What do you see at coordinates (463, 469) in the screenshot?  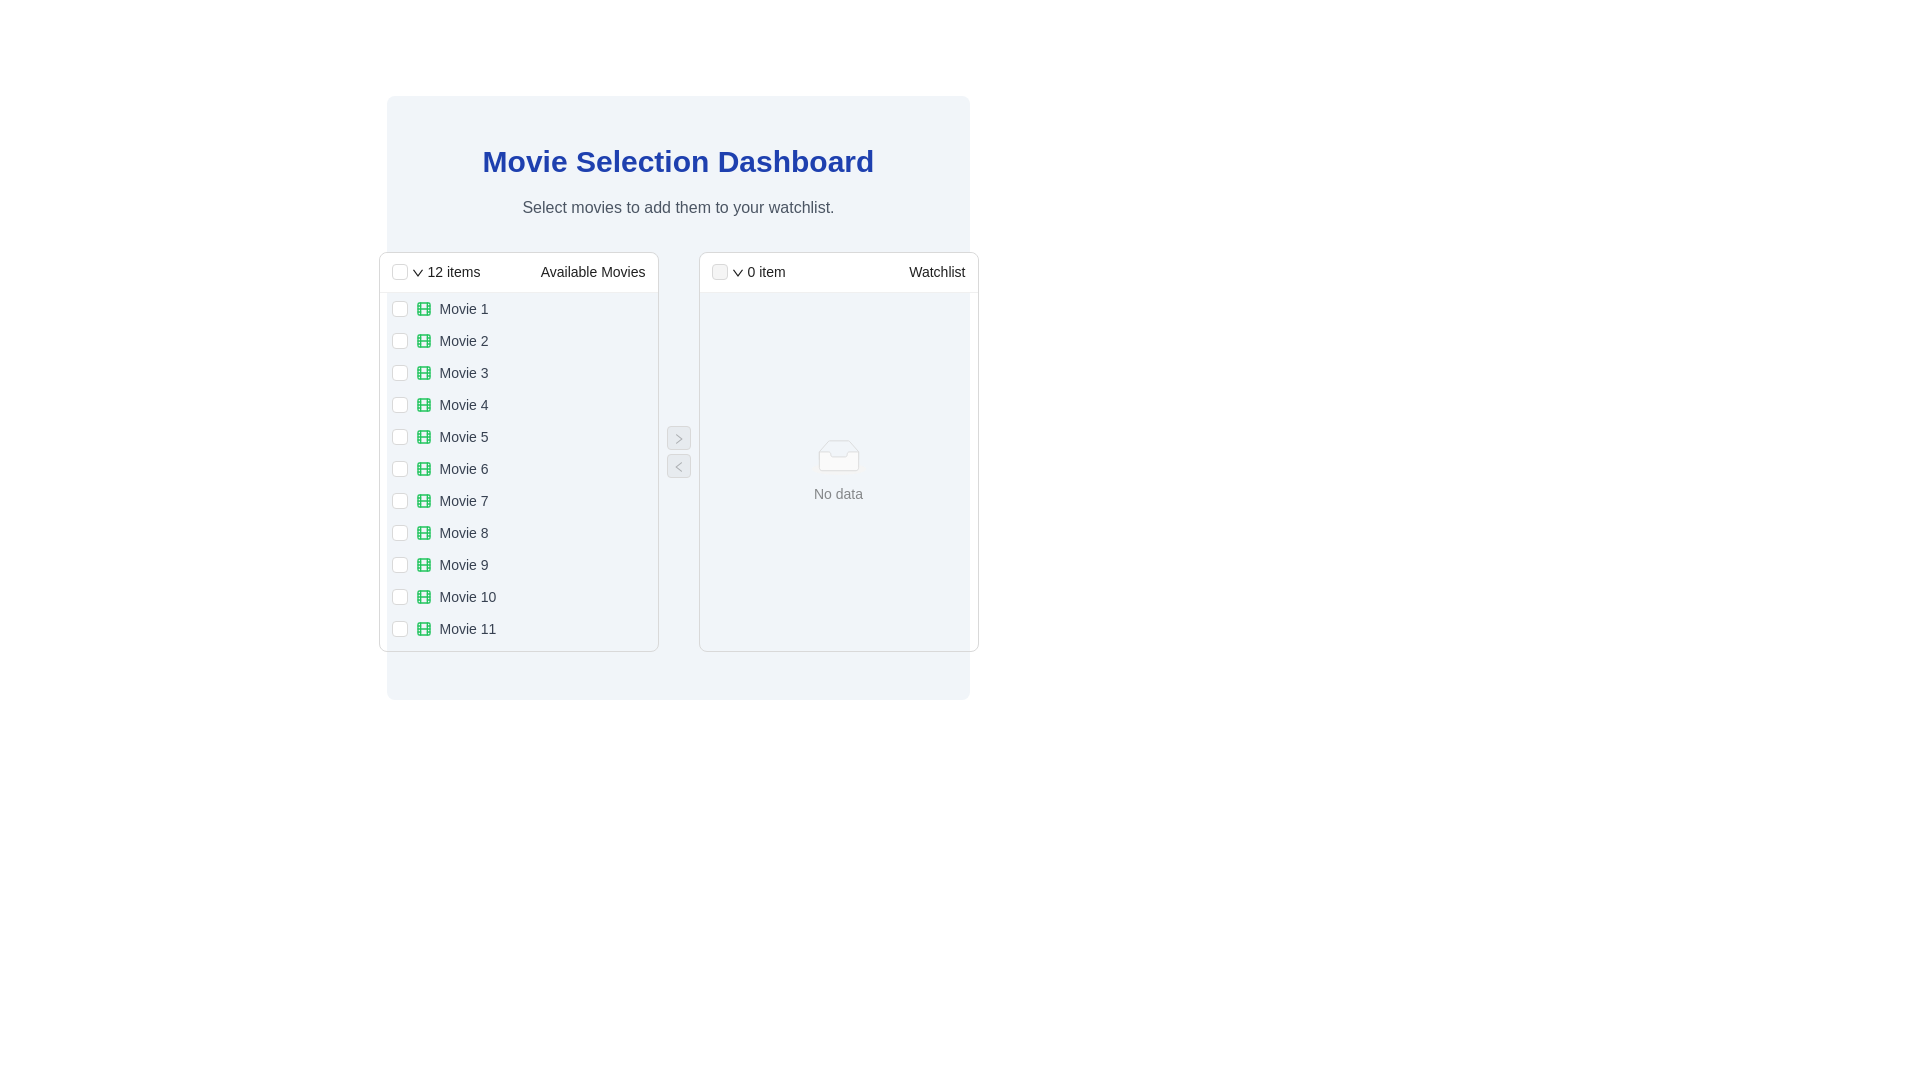 I see `the movie item labeled 'Movie 6' in the vertical list of available movies` at bounding box center [463, 469].